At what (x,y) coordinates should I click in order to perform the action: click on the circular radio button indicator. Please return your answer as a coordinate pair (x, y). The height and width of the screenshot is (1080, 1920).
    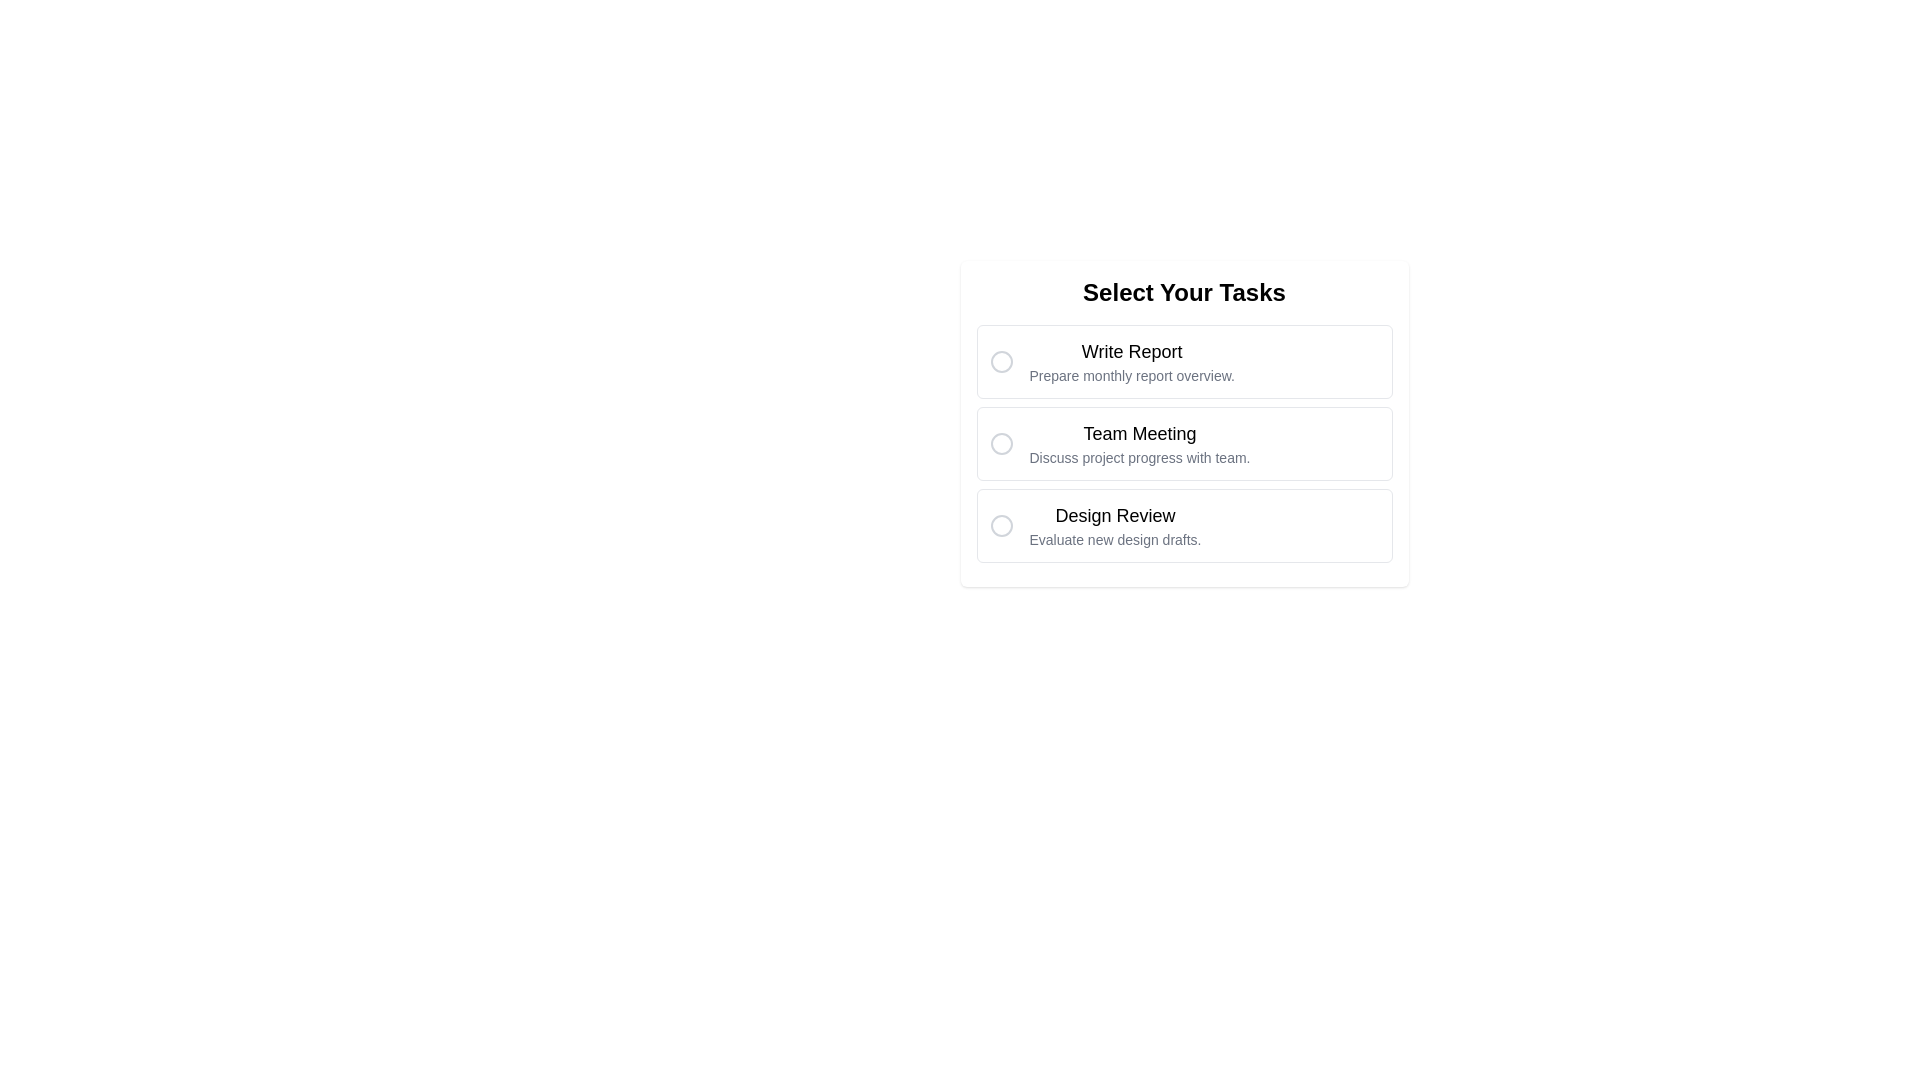
    Looking at the image, I should click on (1001, 362).